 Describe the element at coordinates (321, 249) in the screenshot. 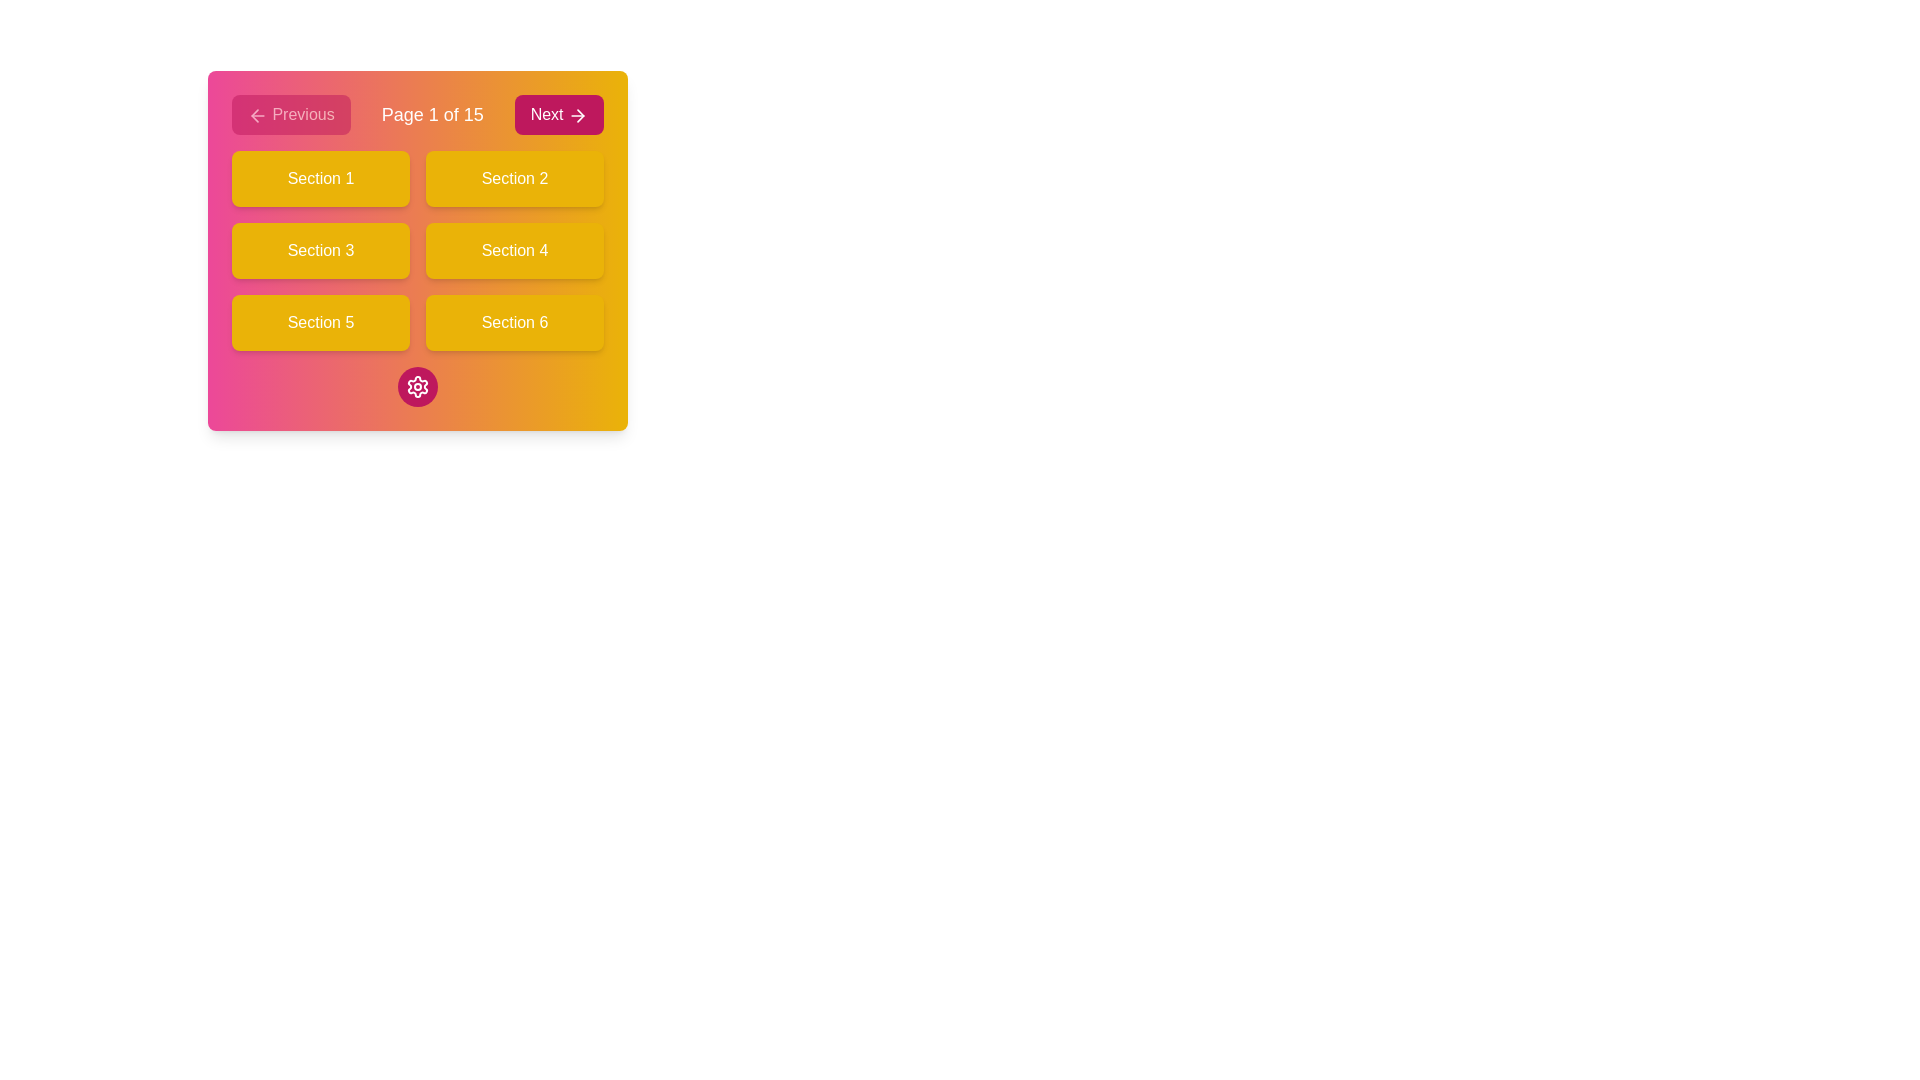

I see `the rectangular button labeled 'Section 3' with a yellow background` at that location.